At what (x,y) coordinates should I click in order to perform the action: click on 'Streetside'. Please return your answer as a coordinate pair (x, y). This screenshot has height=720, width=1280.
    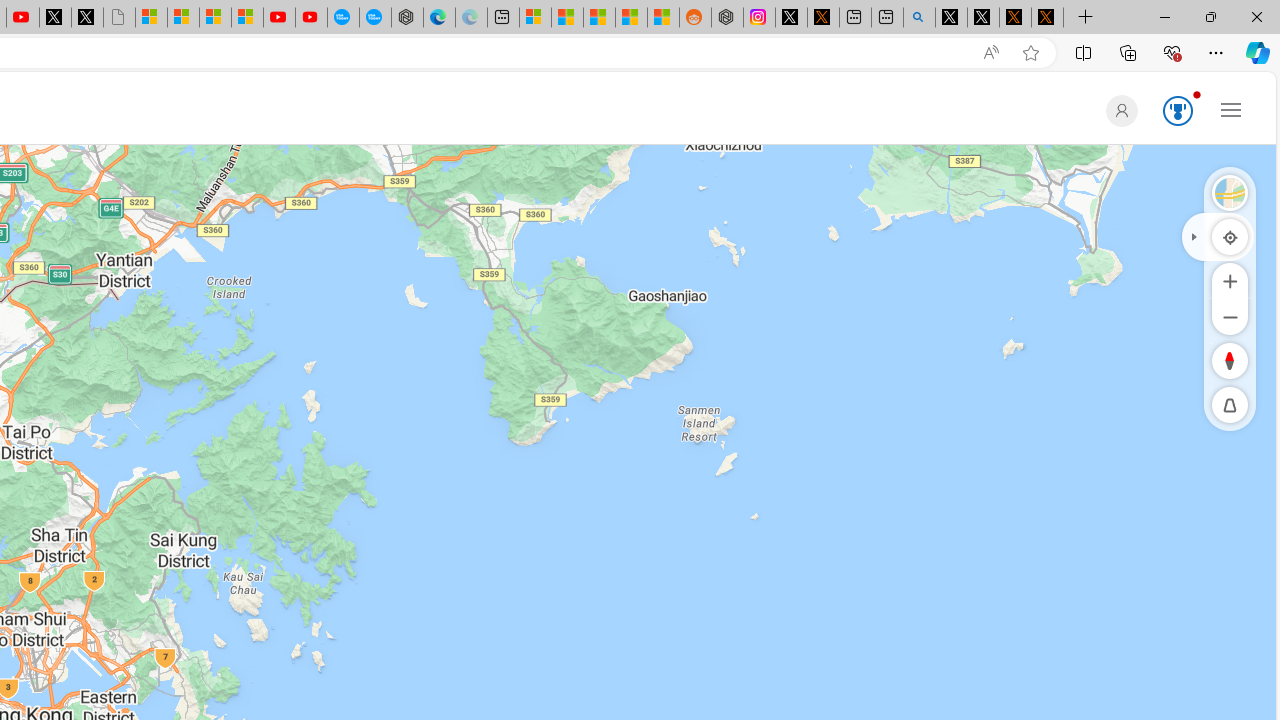
    Looking at the image, I should click on (1229, 192).